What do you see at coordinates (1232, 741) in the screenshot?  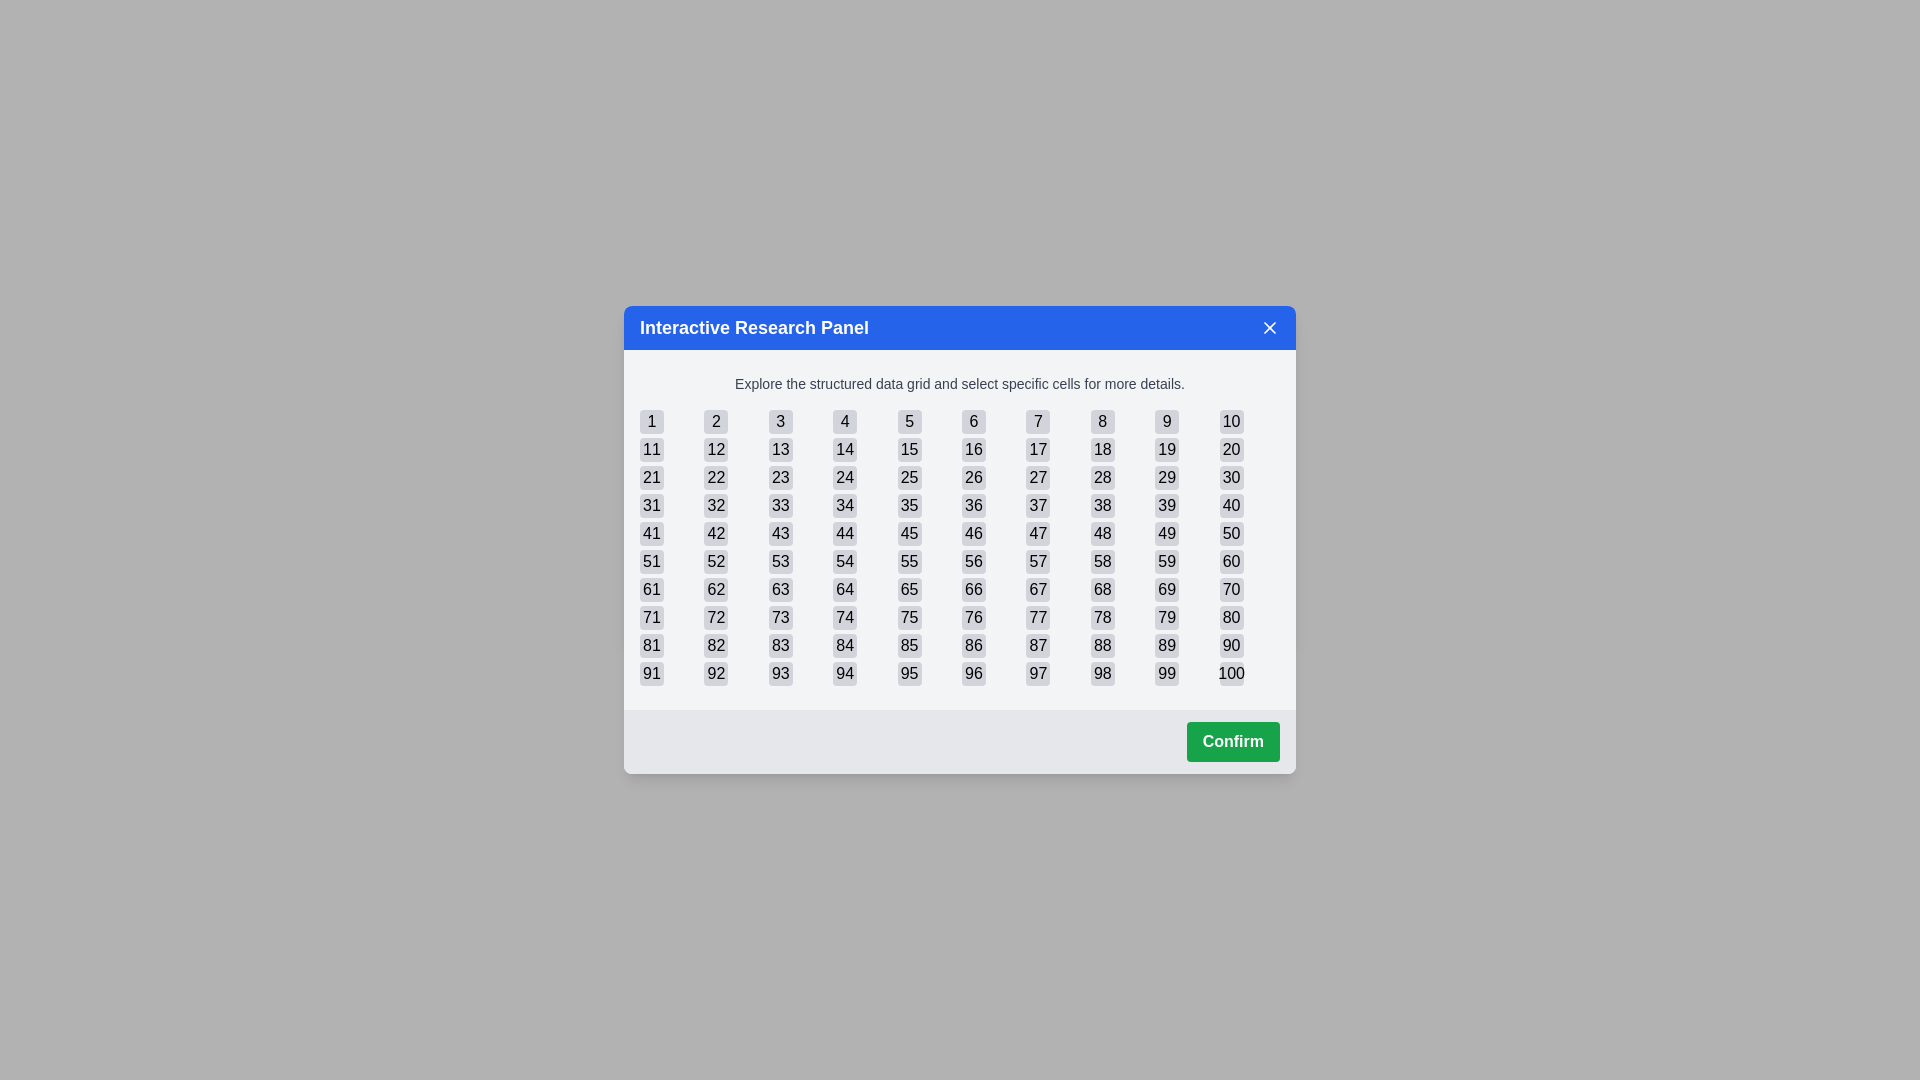 I see `the 'Confirm' button to execute the confirmation action` at bounding box center [1232, 741].